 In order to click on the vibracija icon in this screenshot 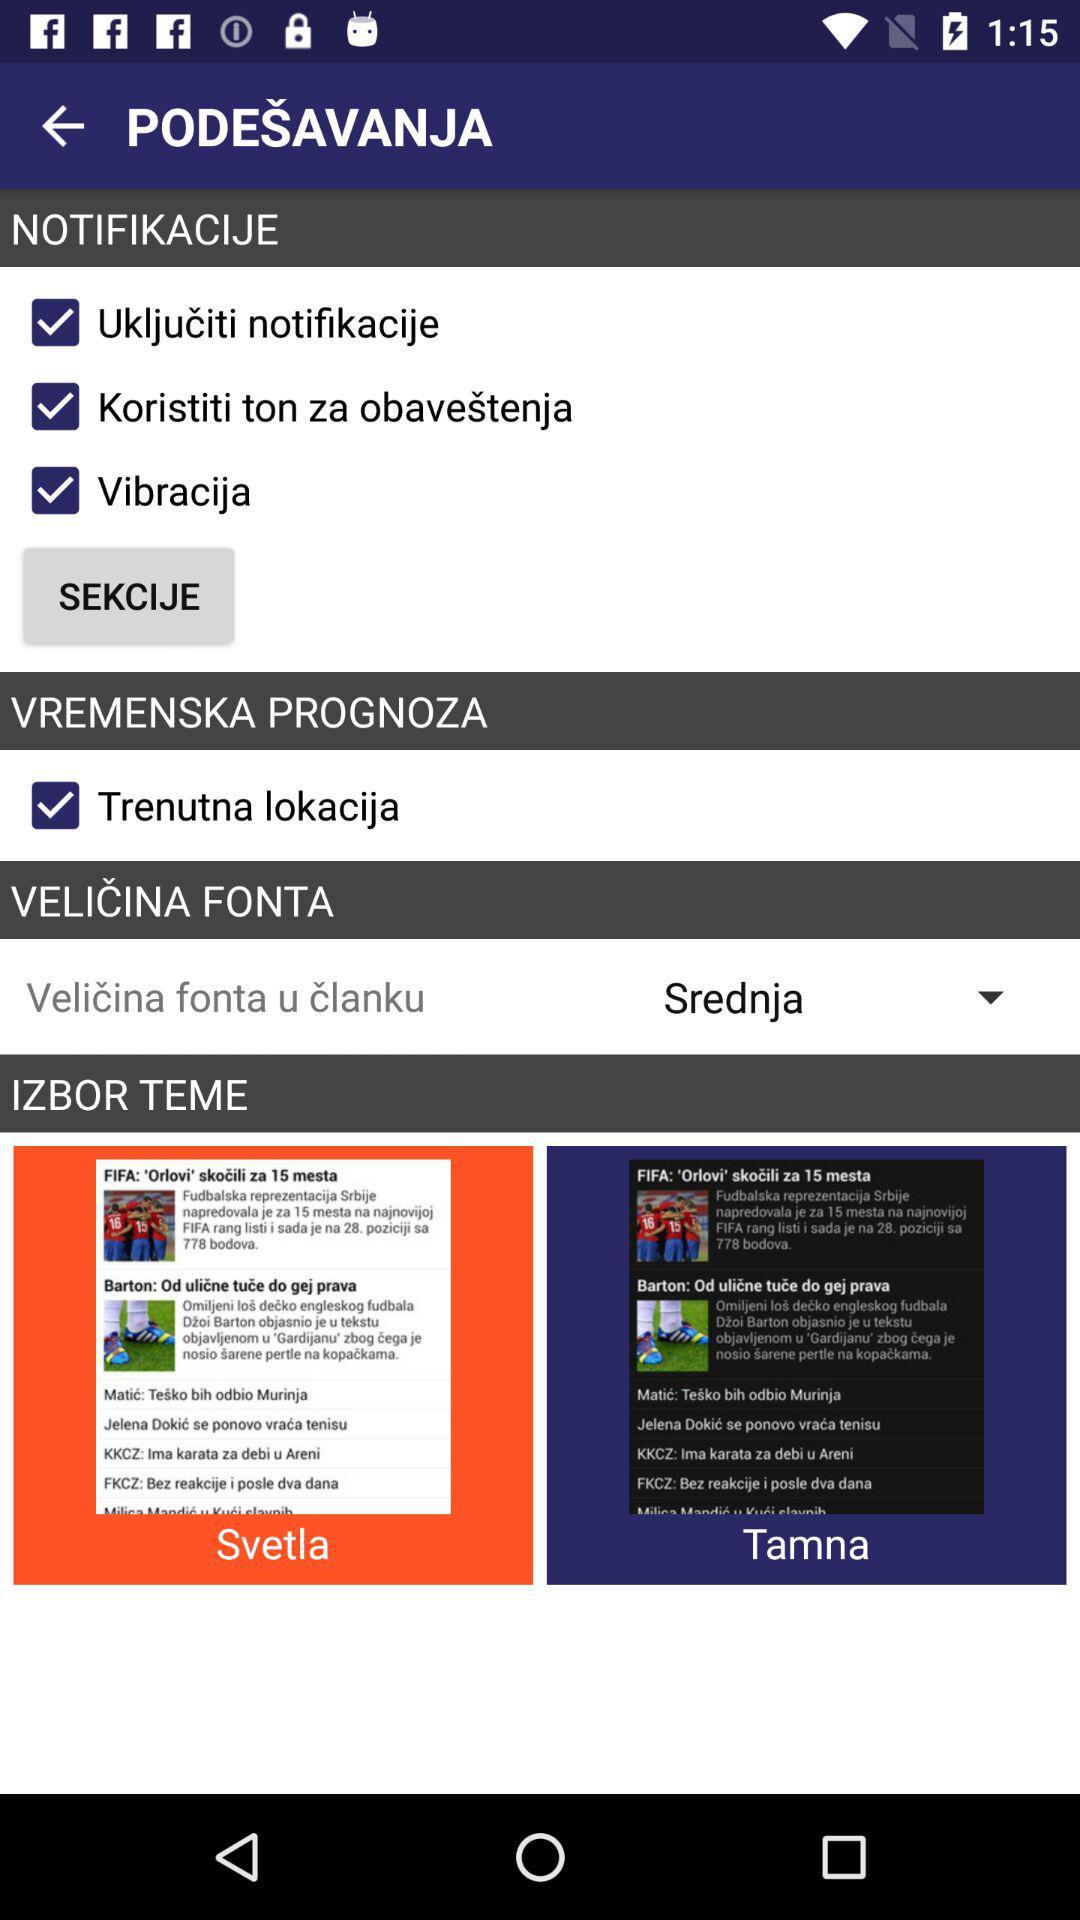, I will do `click(132, 490)`.